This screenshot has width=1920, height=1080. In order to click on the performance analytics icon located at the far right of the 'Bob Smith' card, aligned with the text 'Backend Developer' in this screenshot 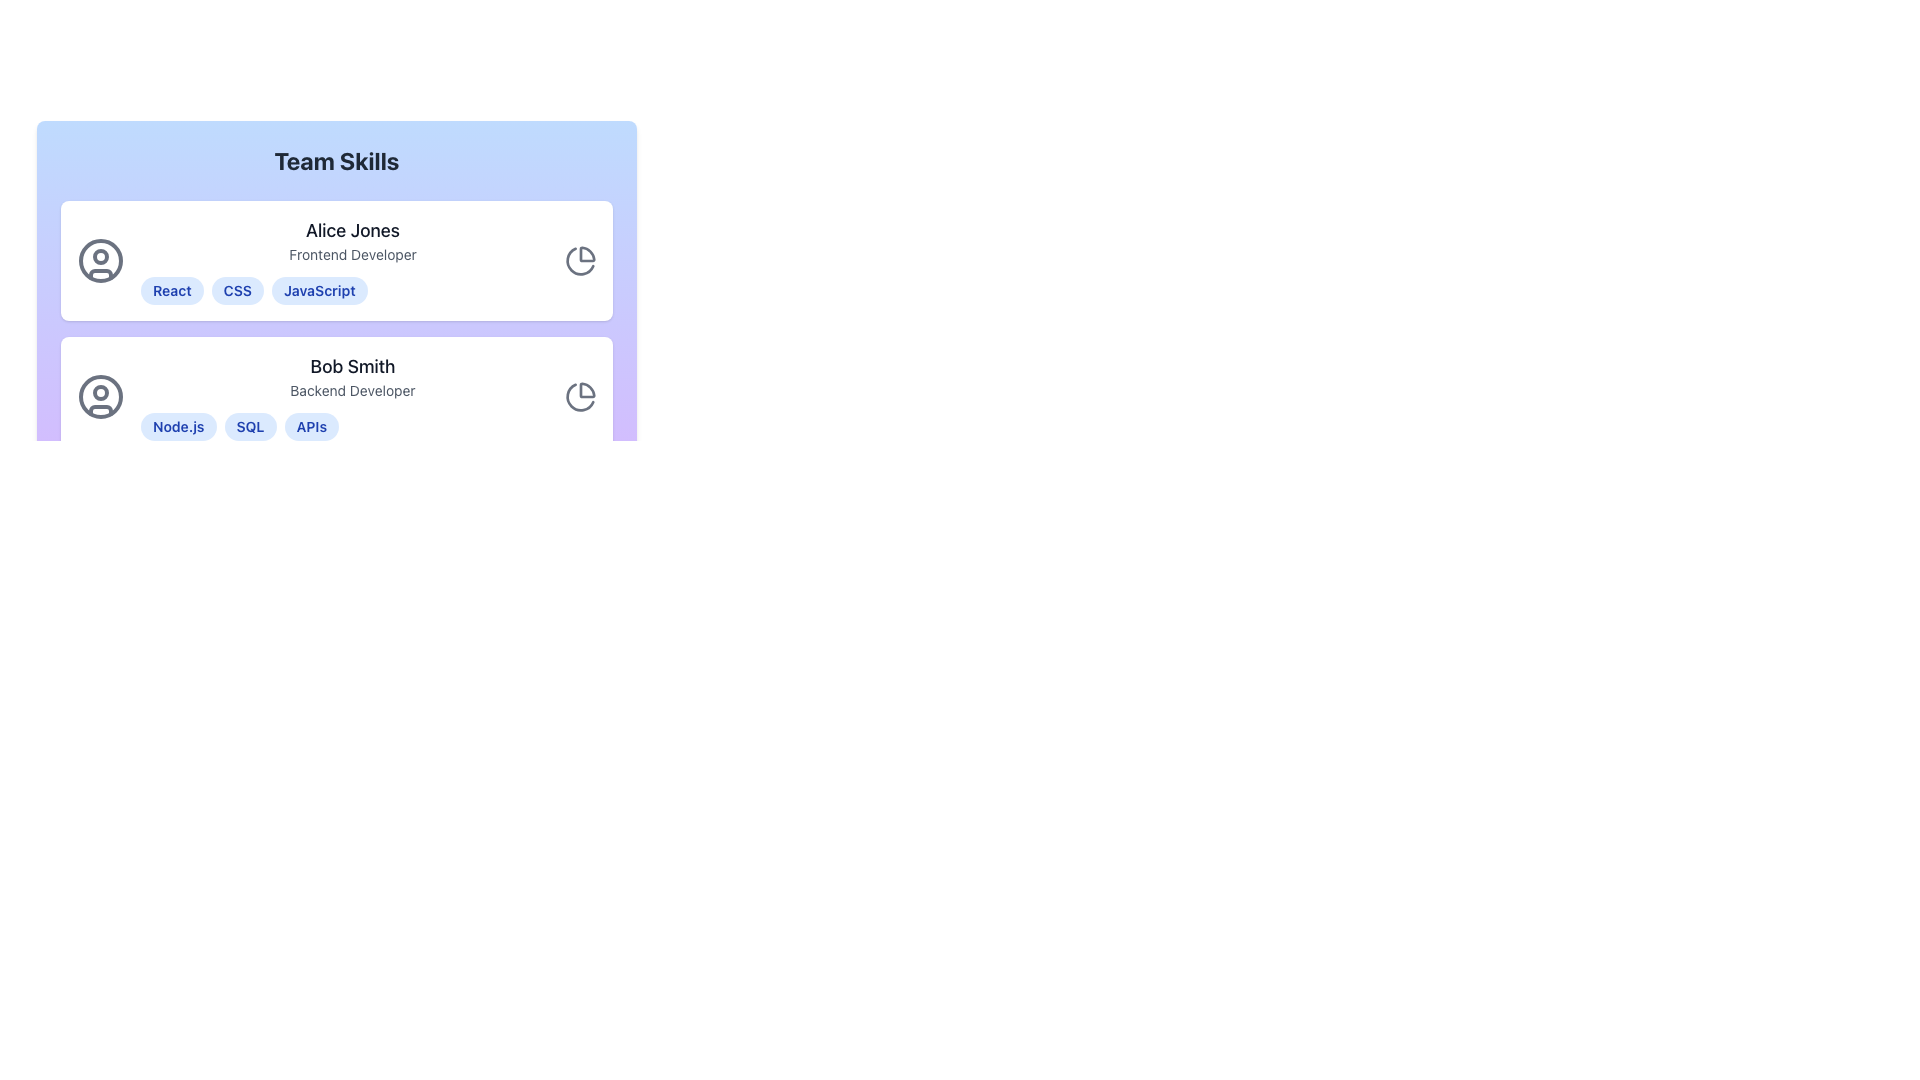, I will do `click(579, 397)`.